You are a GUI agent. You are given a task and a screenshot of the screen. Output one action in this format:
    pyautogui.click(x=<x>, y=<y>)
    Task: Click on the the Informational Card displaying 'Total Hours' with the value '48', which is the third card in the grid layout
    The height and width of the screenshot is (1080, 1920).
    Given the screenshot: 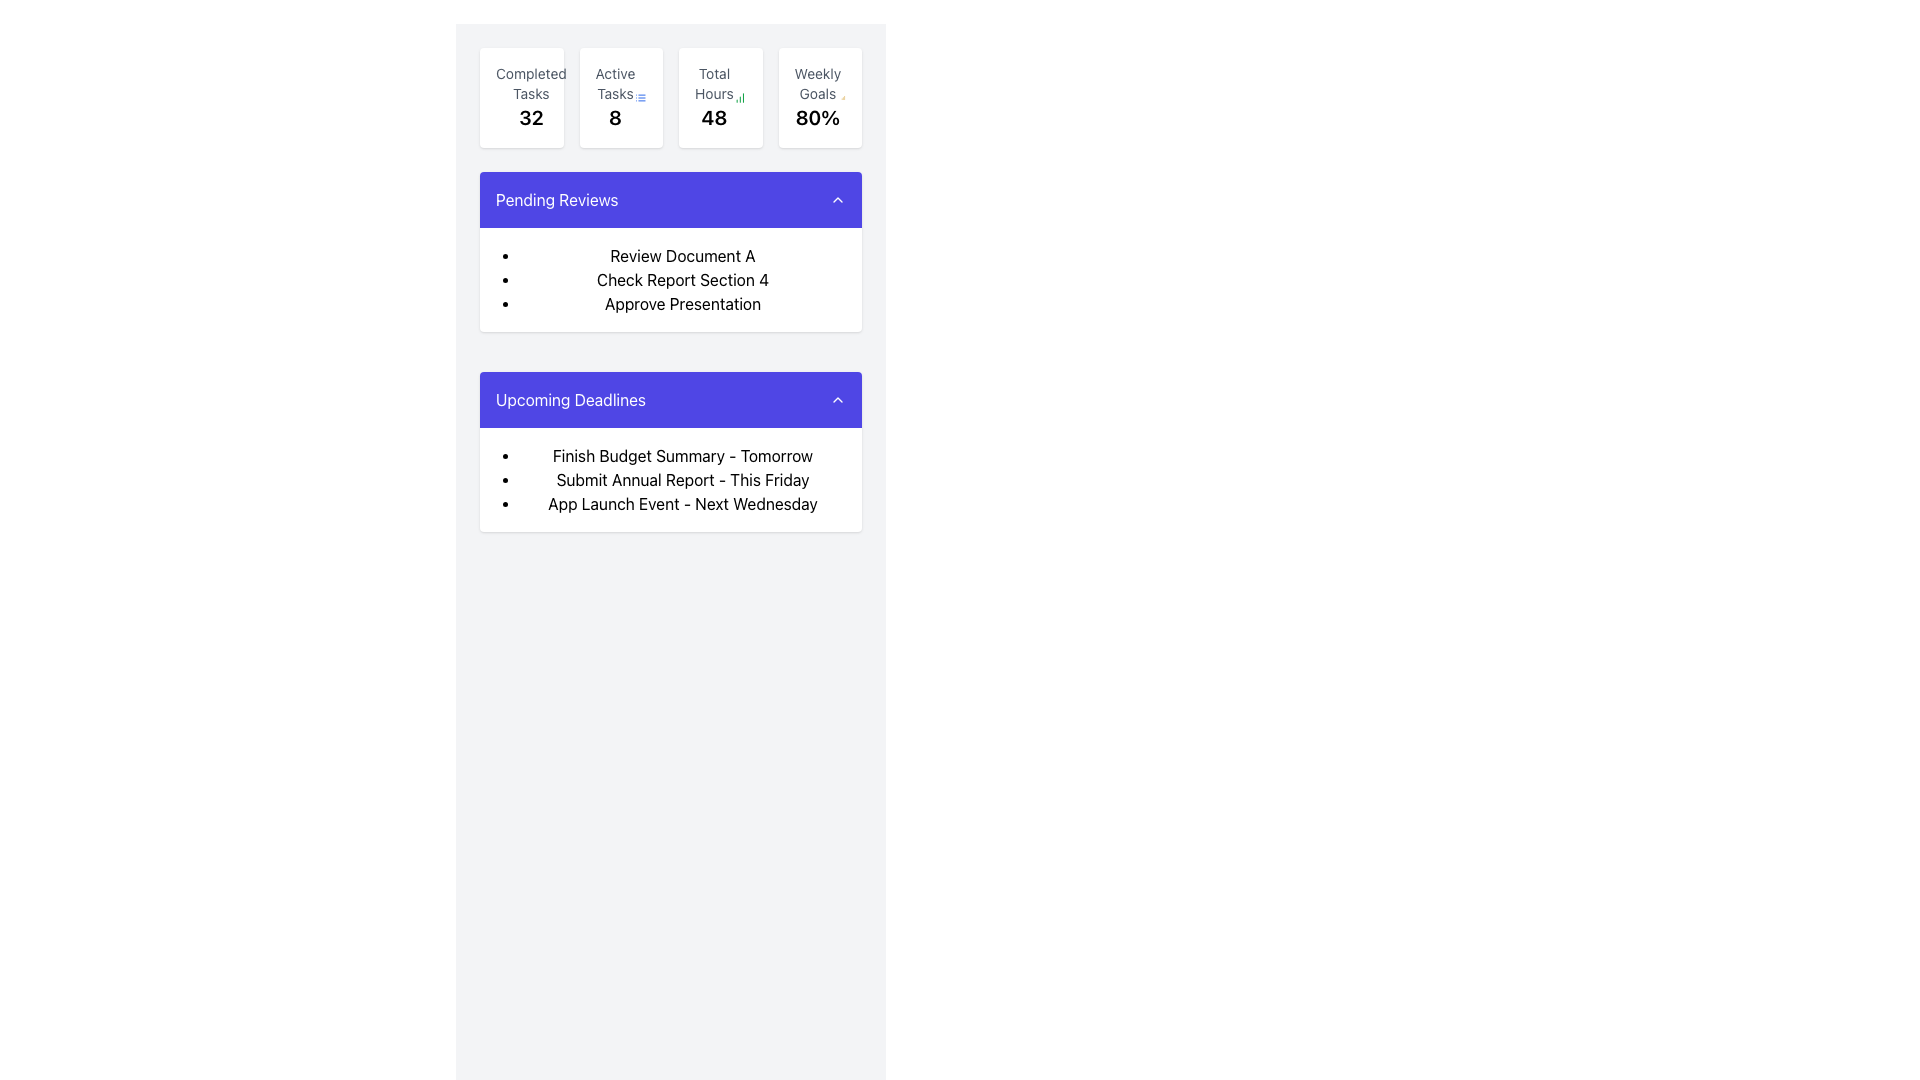 What is the action you would take?
    pyautogui.click(x=720, y=97)
    